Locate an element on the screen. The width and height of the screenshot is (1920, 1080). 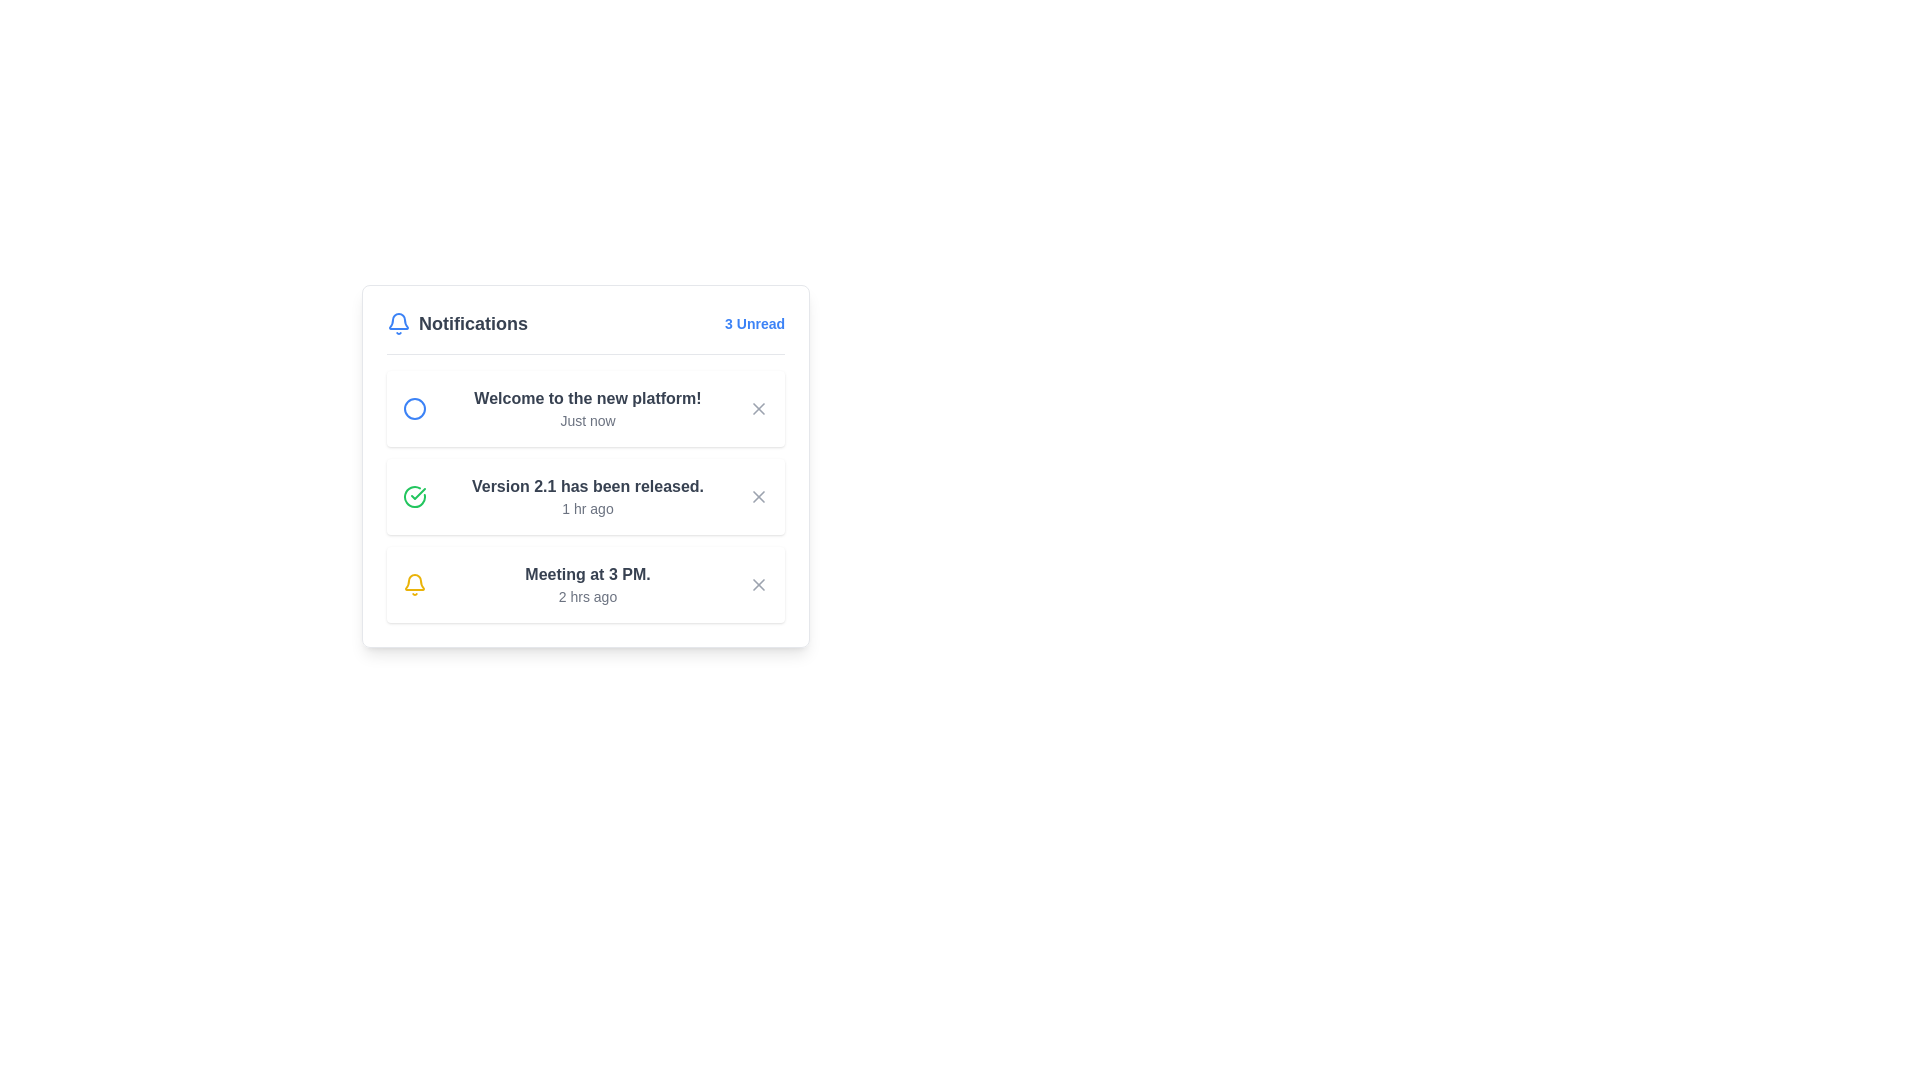
the bold text label that says 'Meeting at 3 PM.' located in the notification section of the app is located at coordinates (587, 574).